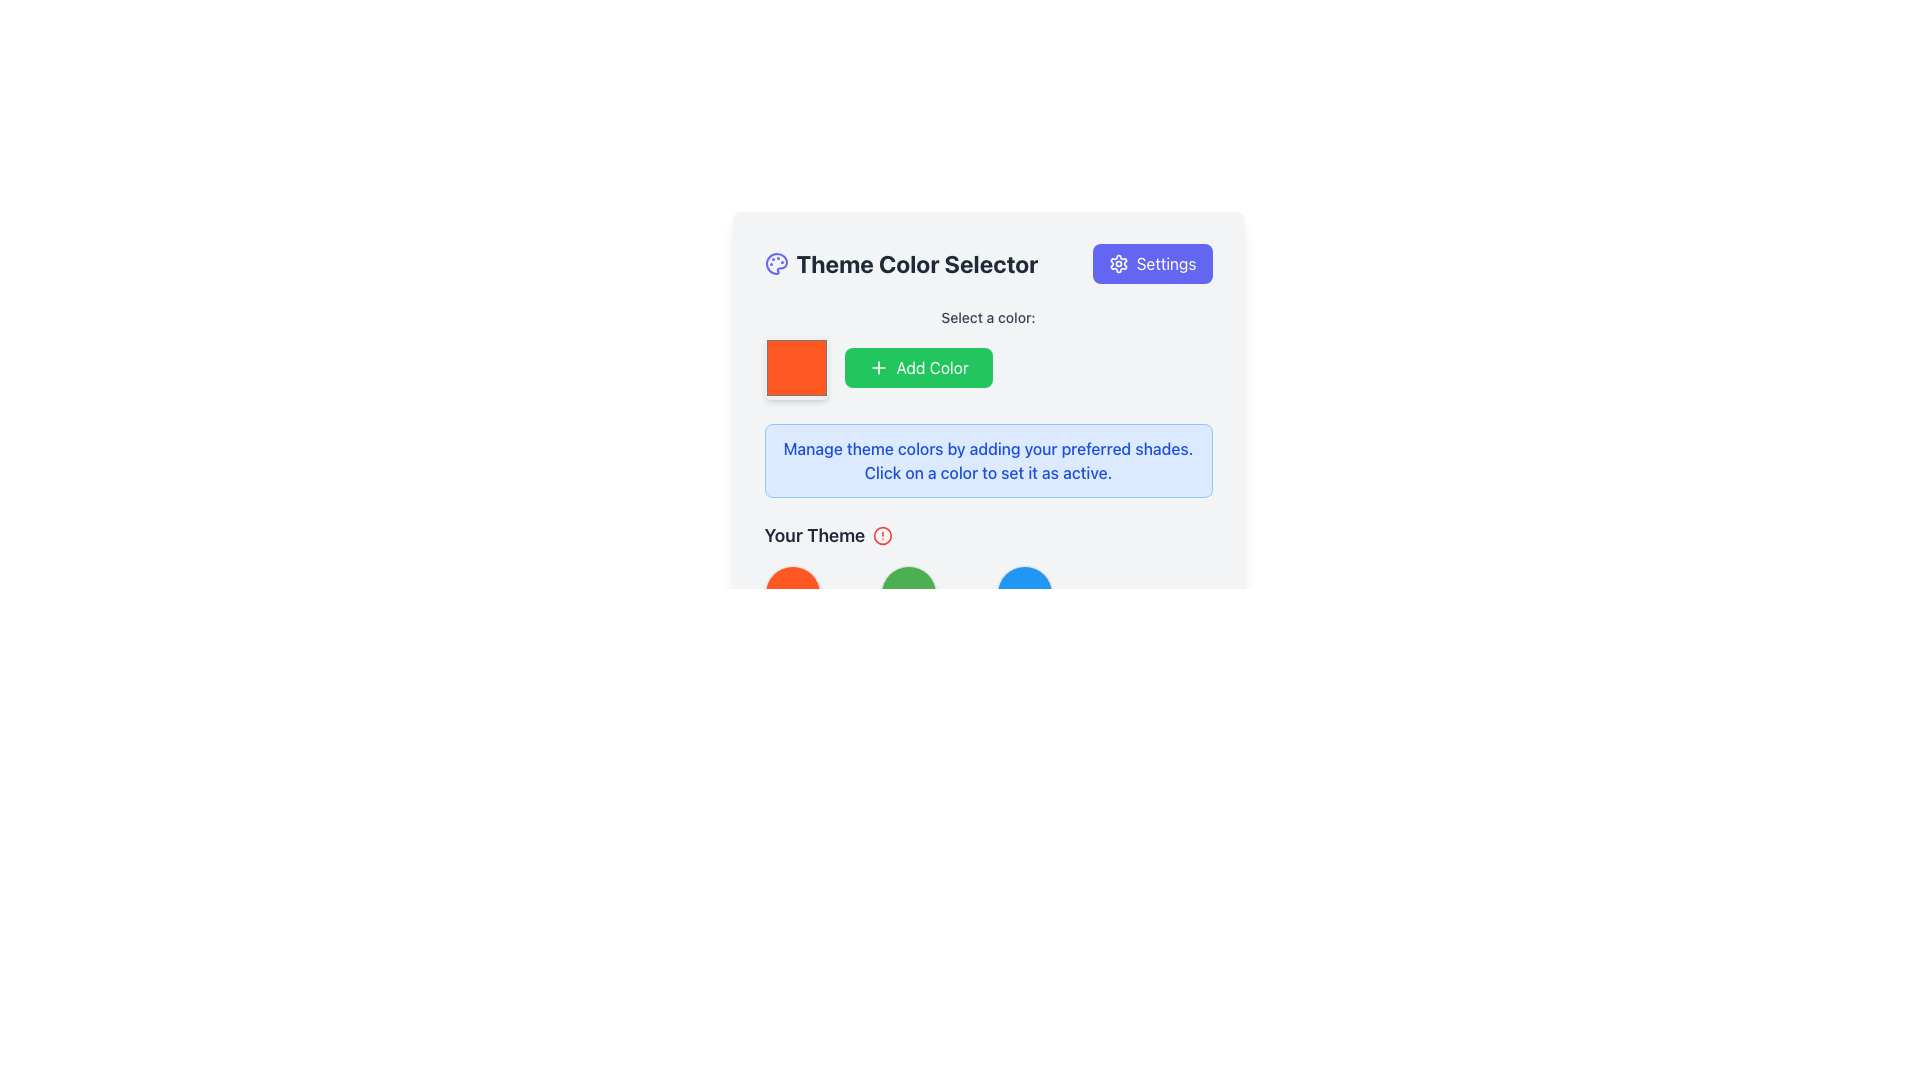  I want to click on the 'Add Color' button, so click(988, 353).